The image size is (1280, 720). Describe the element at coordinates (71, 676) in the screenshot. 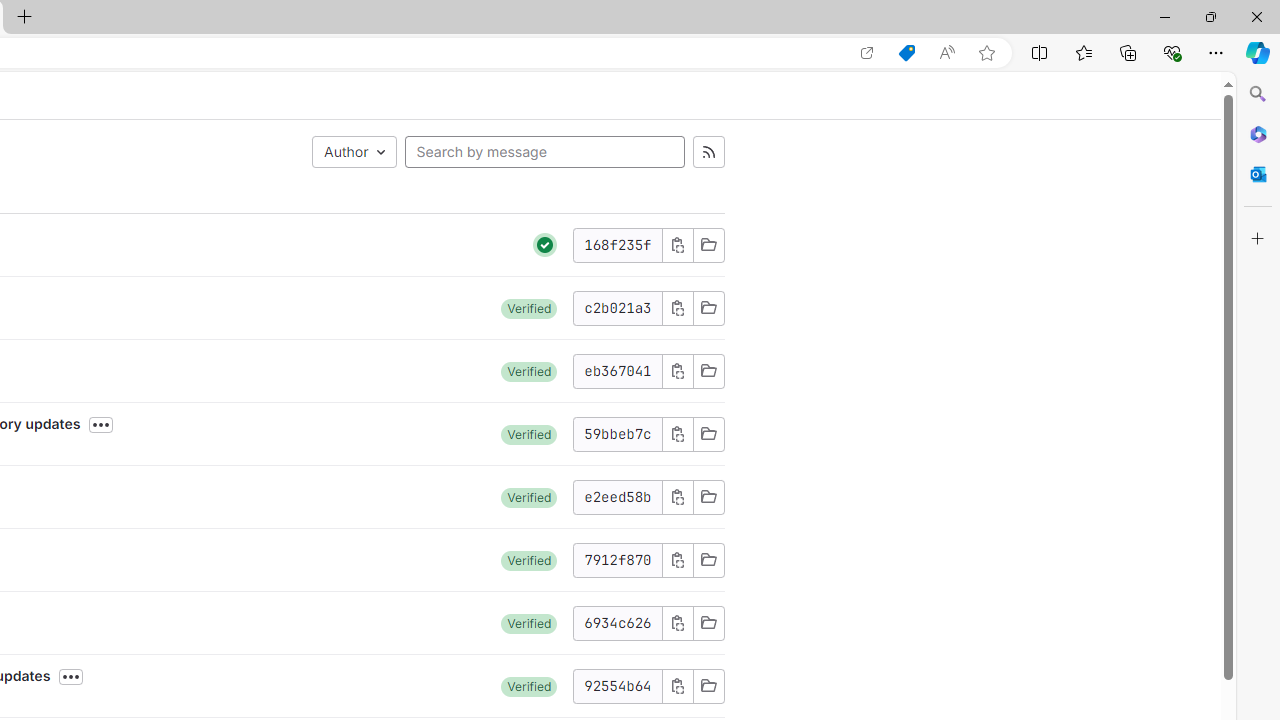

I see `'Toggle commit description'` at that location.